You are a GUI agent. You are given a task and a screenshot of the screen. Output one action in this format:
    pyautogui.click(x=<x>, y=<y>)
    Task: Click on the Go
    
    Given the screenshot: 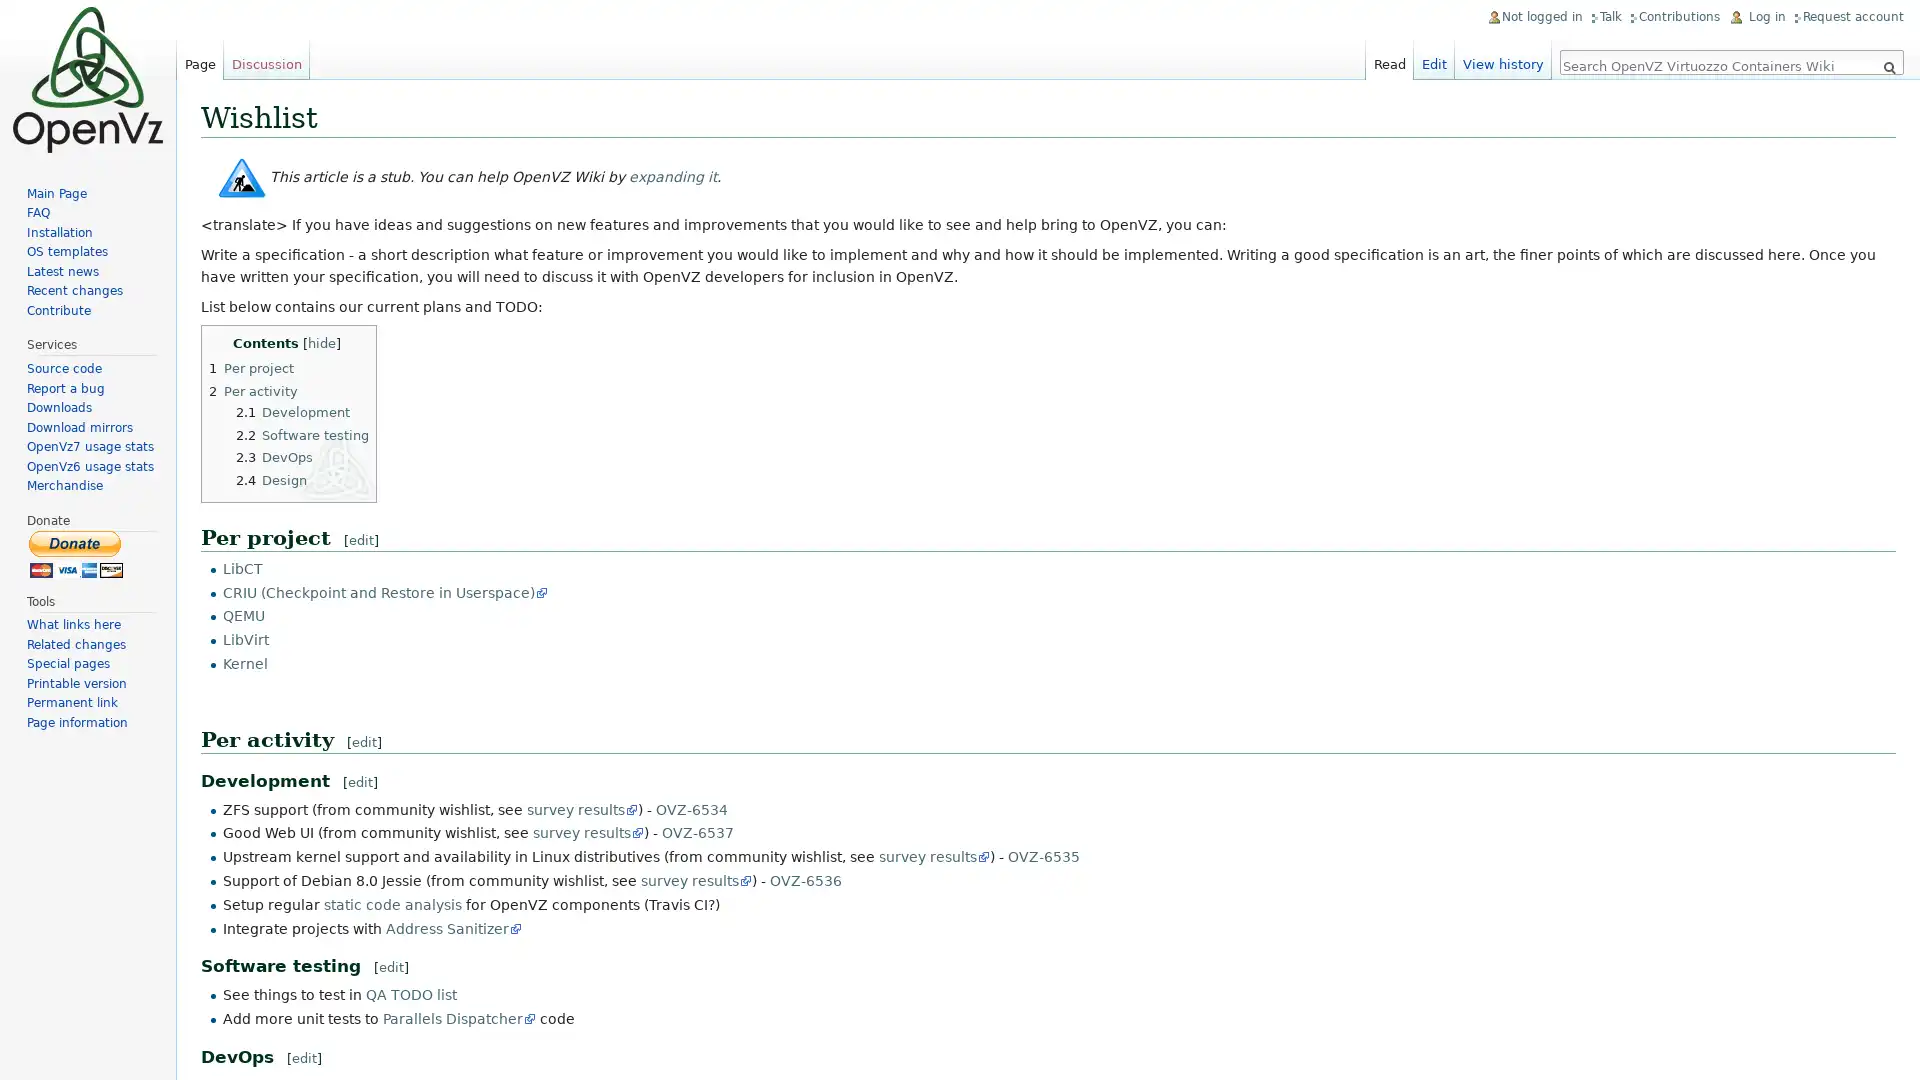 What is the action you would take?
    pyautogui.click(x=1888, y=67)
    